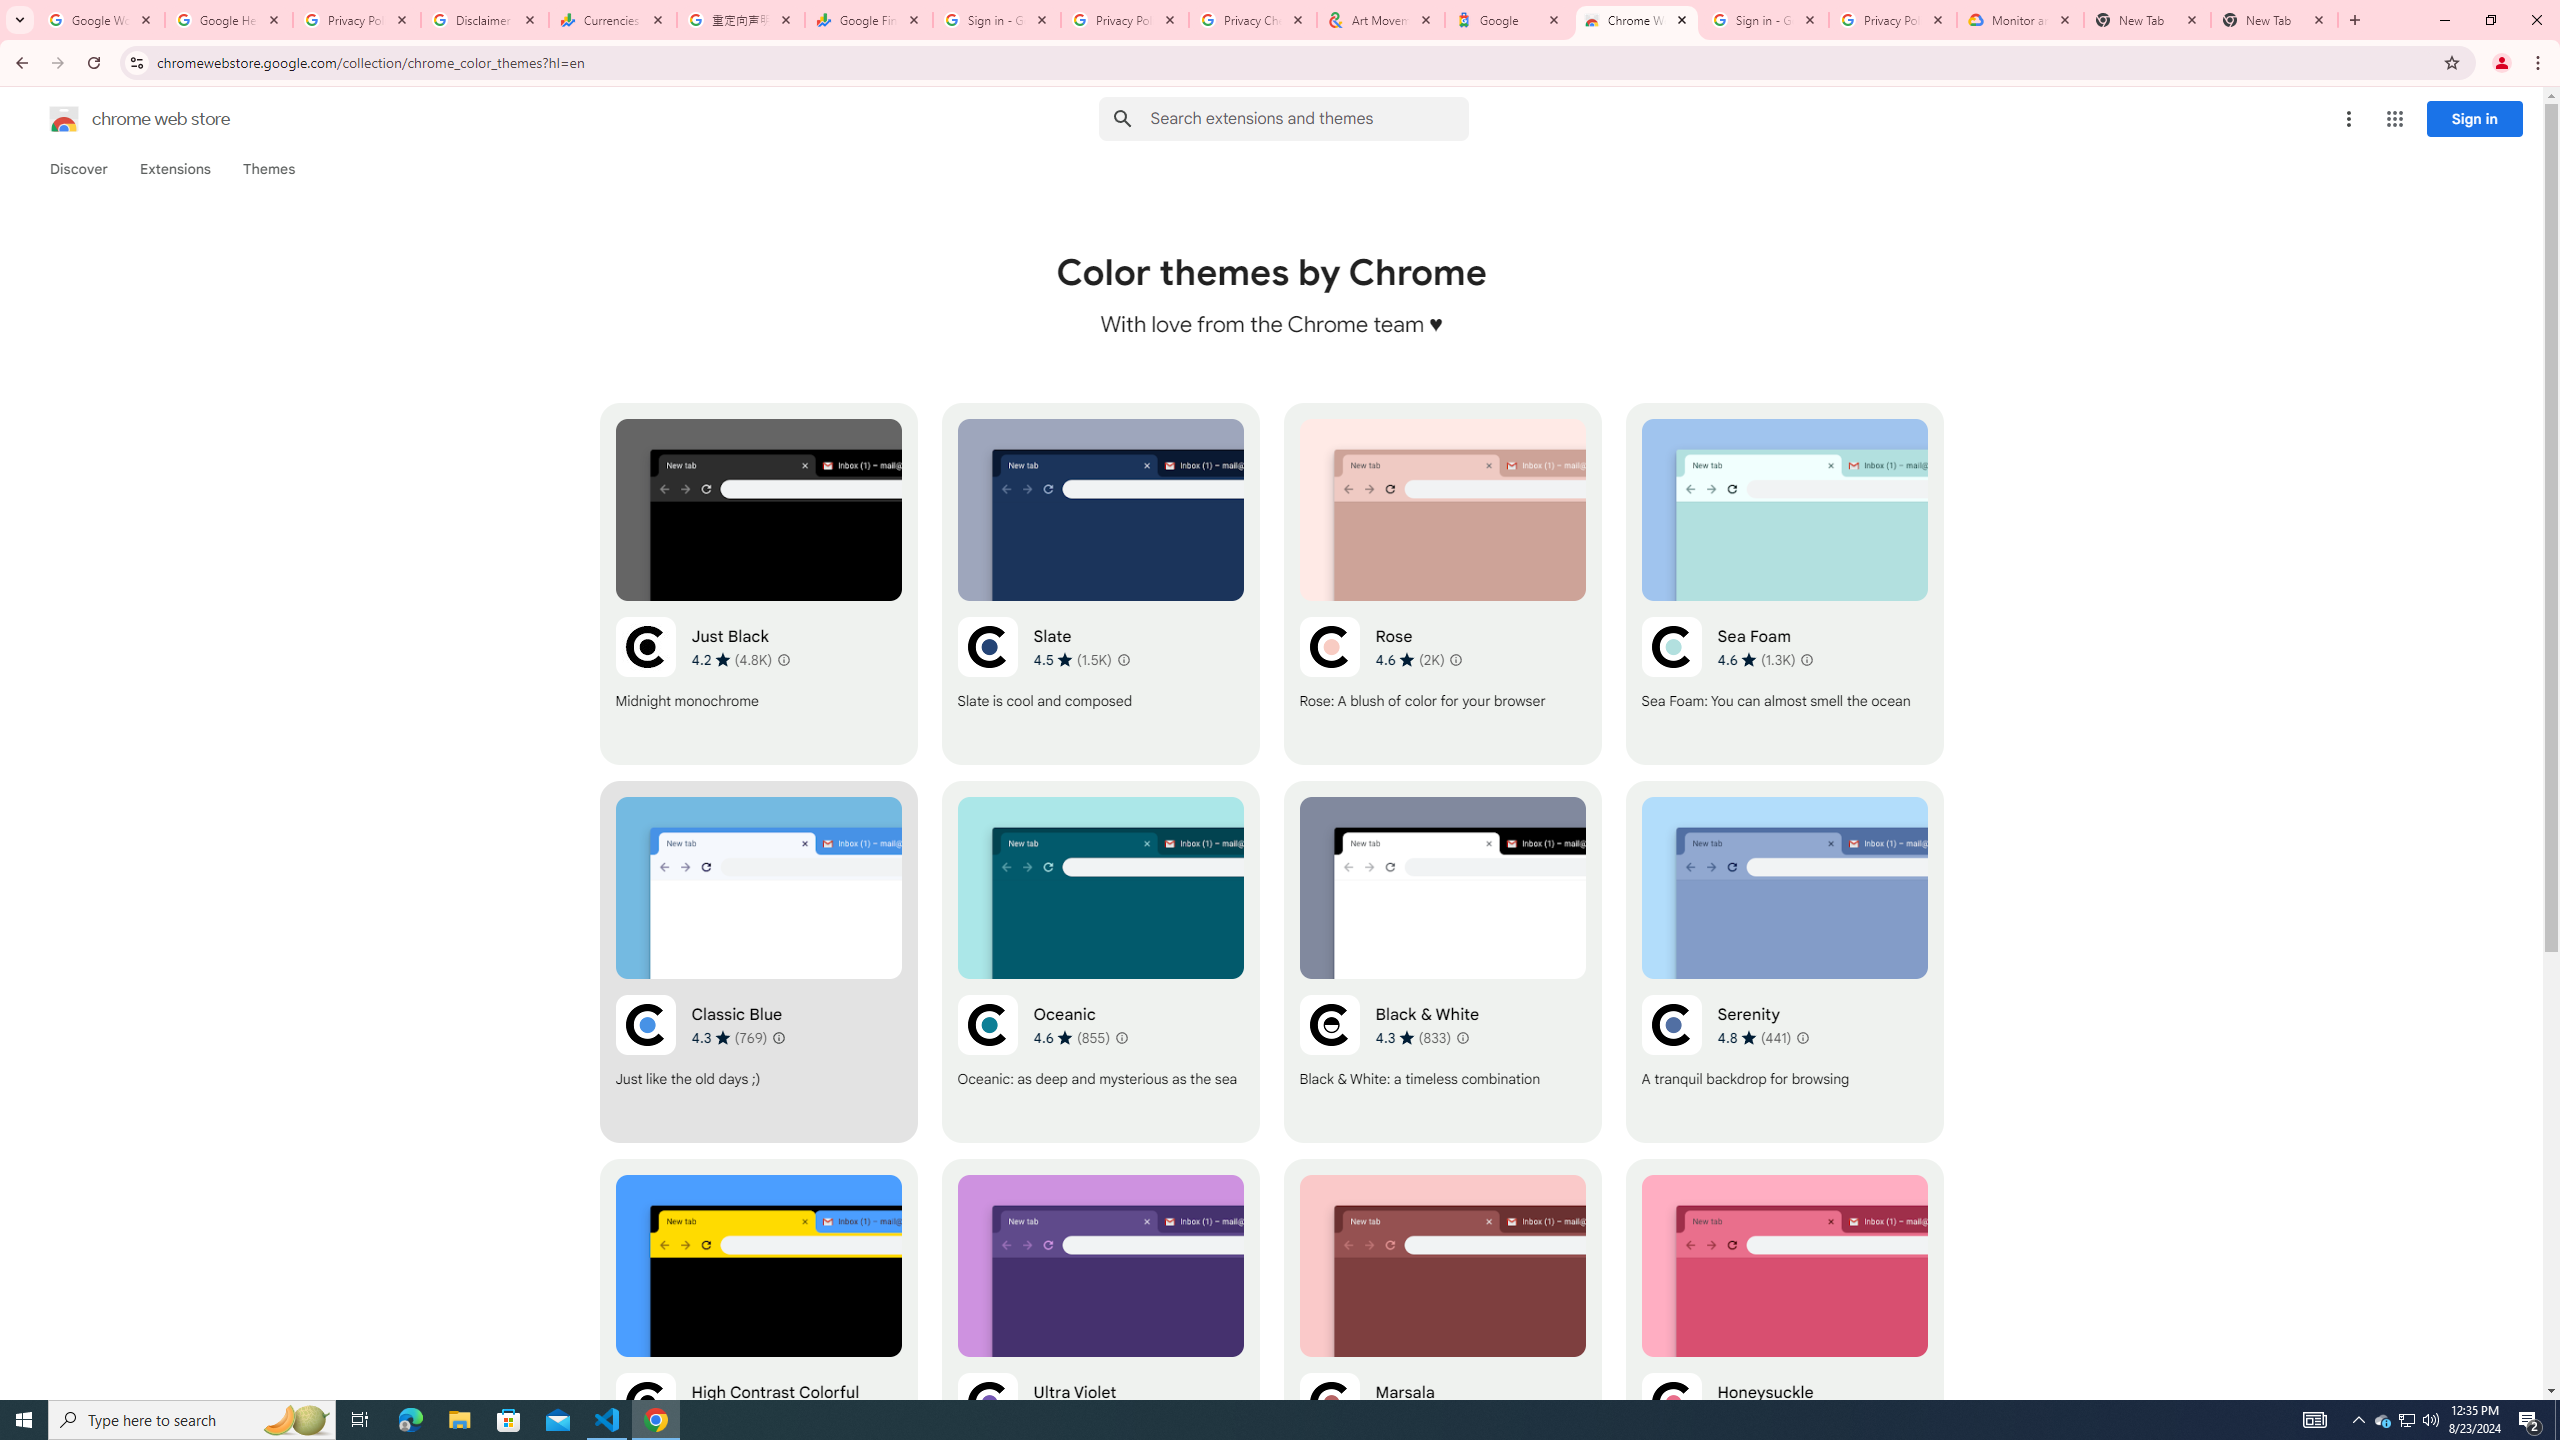  Describe the element at coordinates (1756, 659) in the screenshot. I see `'Average rating 4.6 out of 5 stars. 1.3K ratings.'` at that location.